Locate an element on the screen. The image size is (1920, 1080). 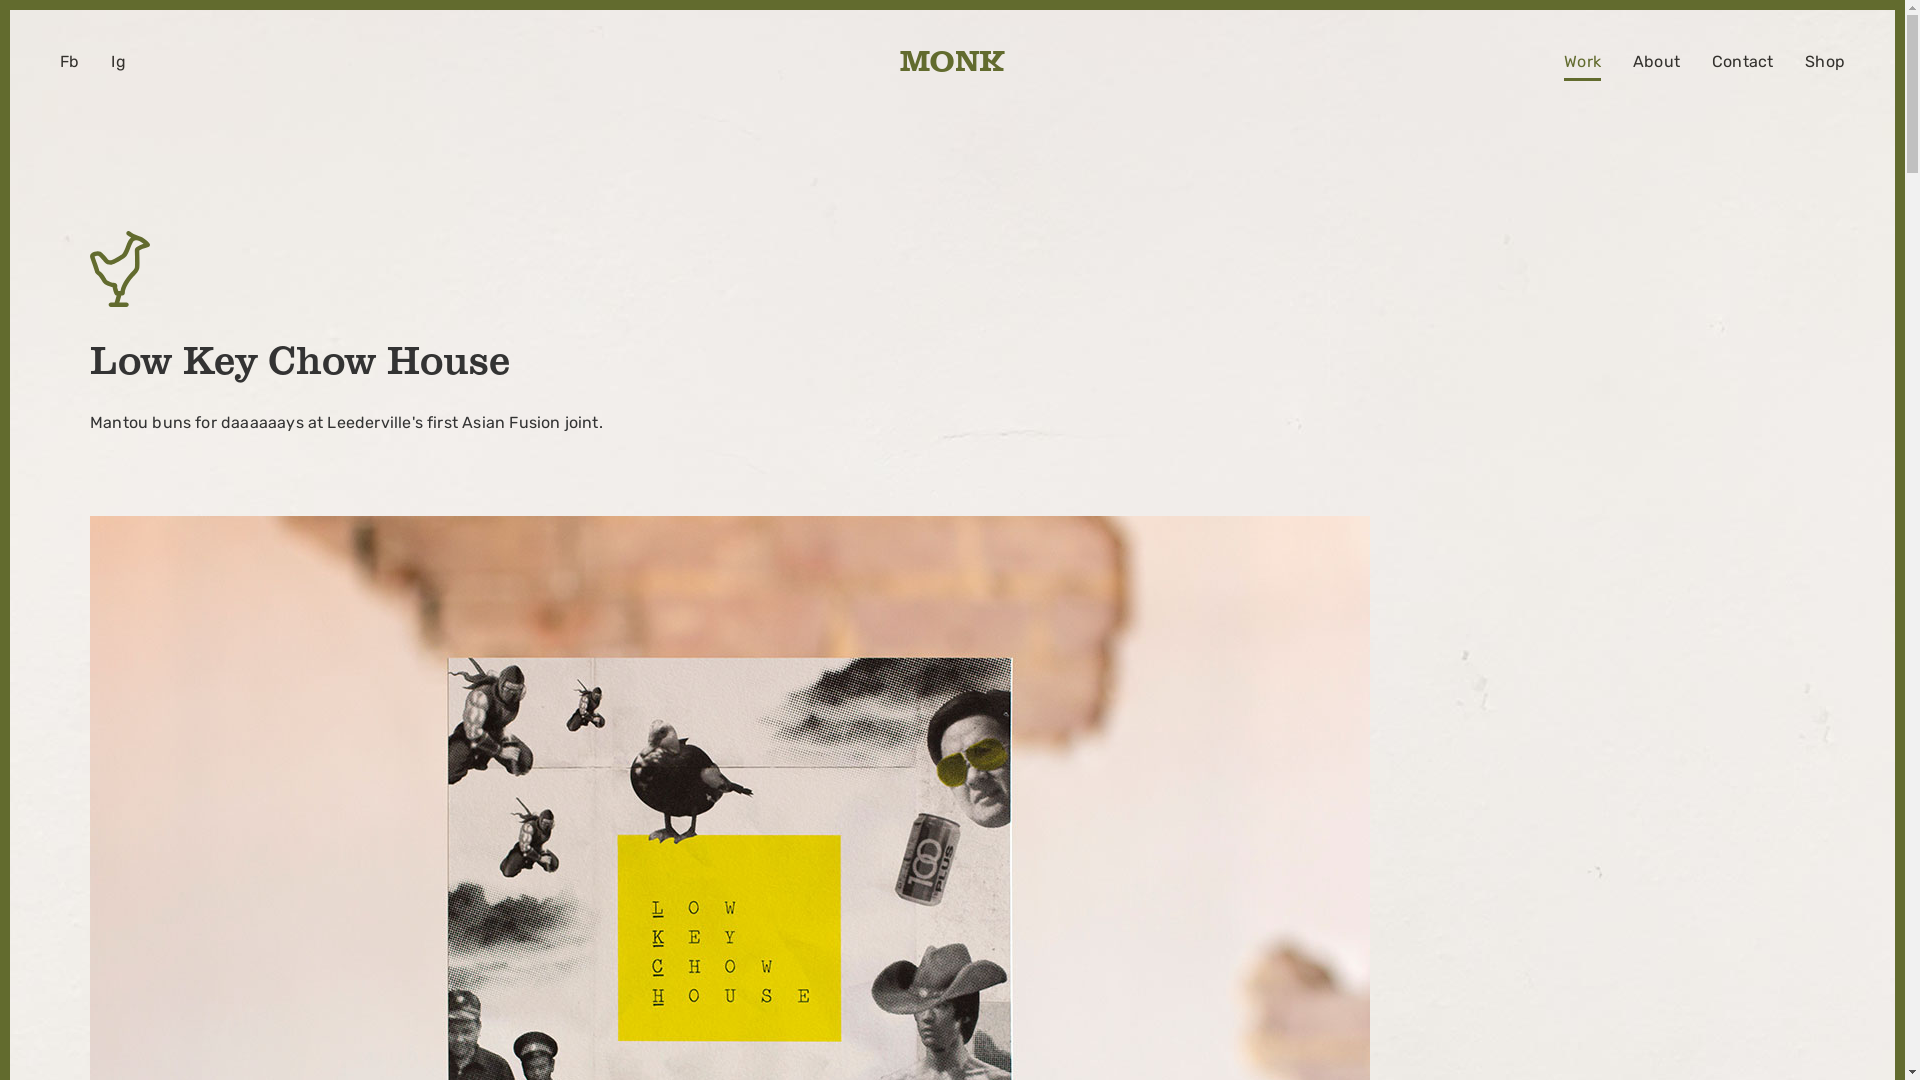
'Ig' is located at coordinates (117, 64).